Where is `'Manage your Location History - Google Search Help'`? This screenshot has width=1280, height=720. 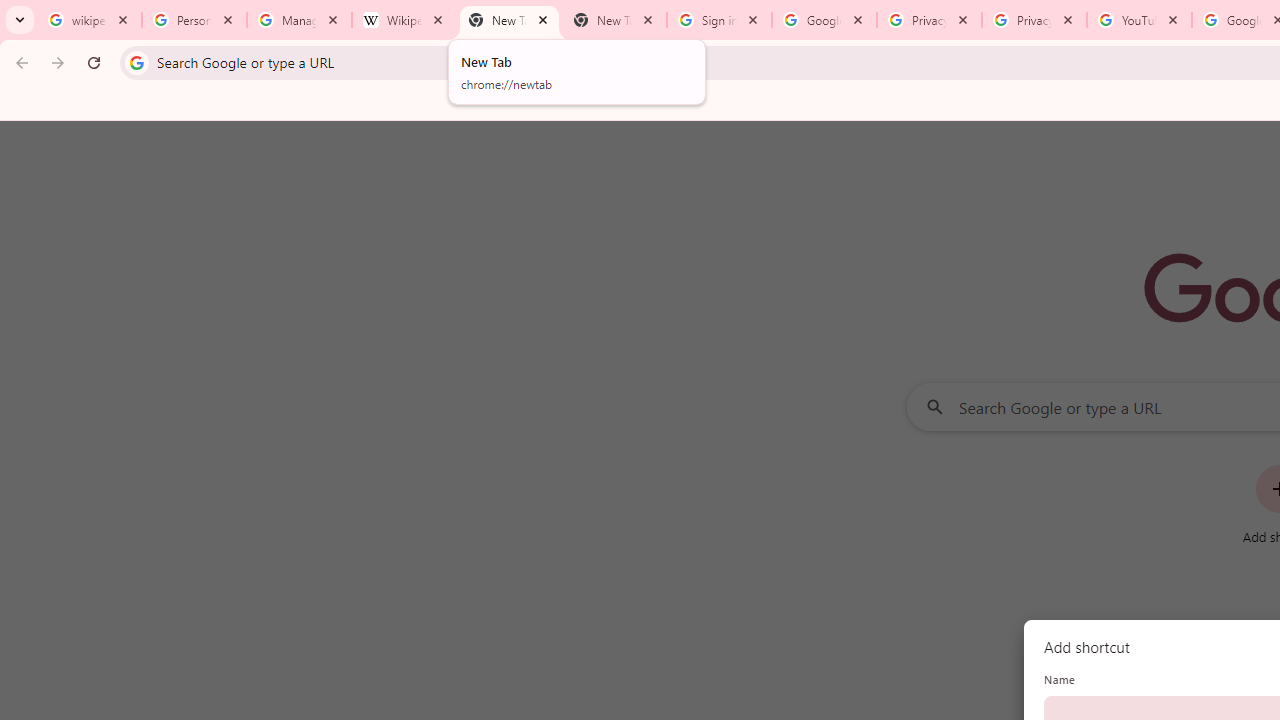 'Manage your Location History - Google Search Help' is located at coordinates (298, 20).